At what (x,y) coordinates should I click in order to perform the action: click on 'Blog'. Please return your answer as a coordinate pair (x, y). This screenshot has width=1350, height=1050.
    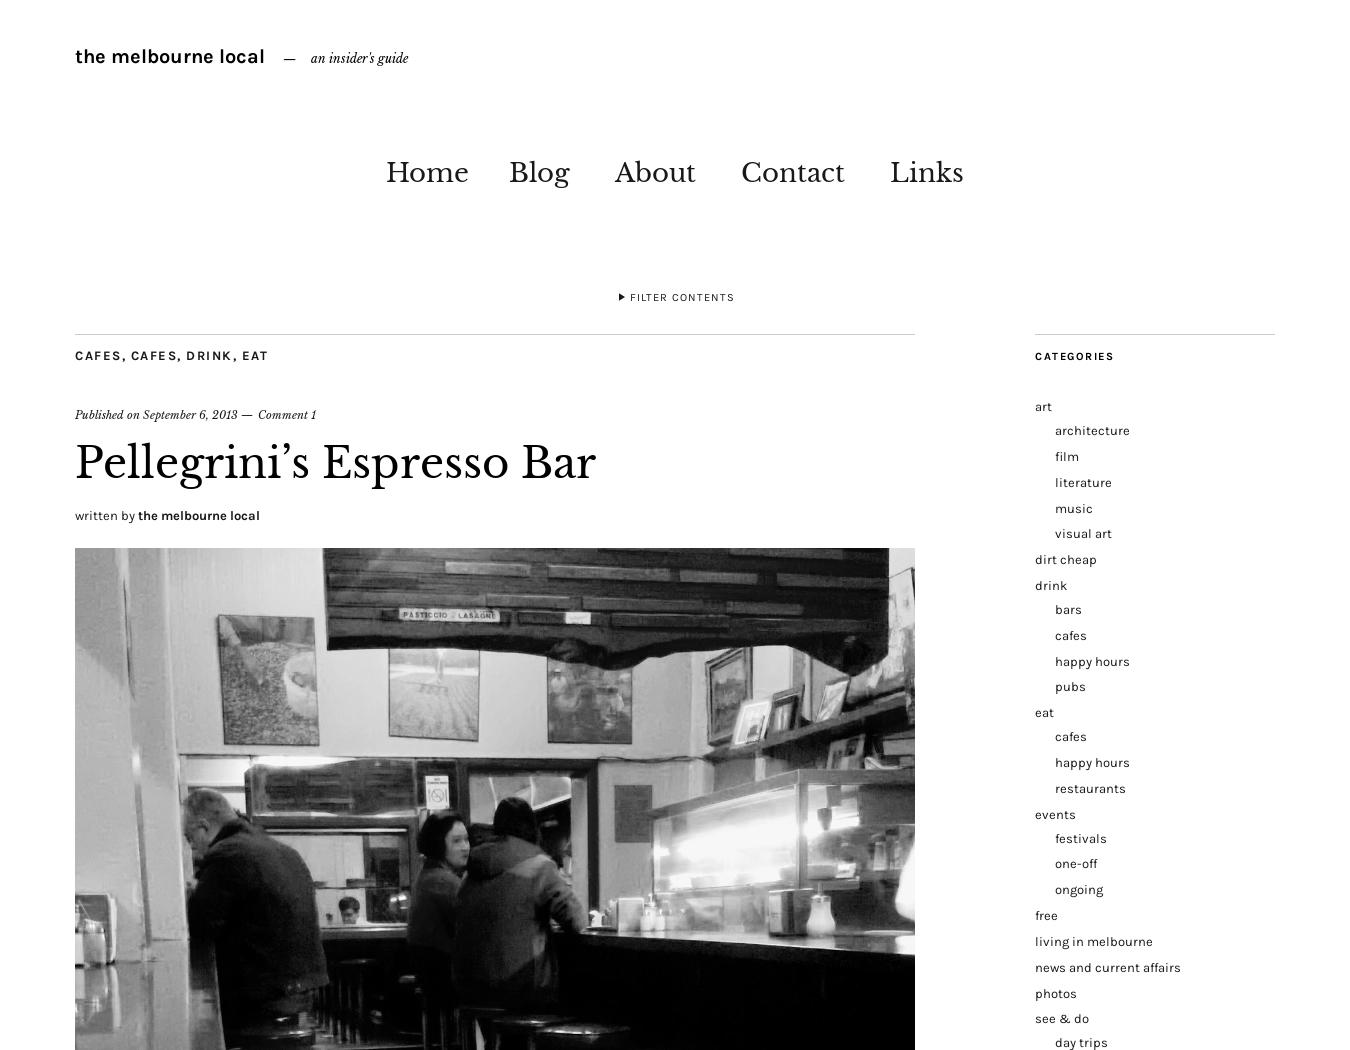
    Looking at the image, I should click on (538, 173).